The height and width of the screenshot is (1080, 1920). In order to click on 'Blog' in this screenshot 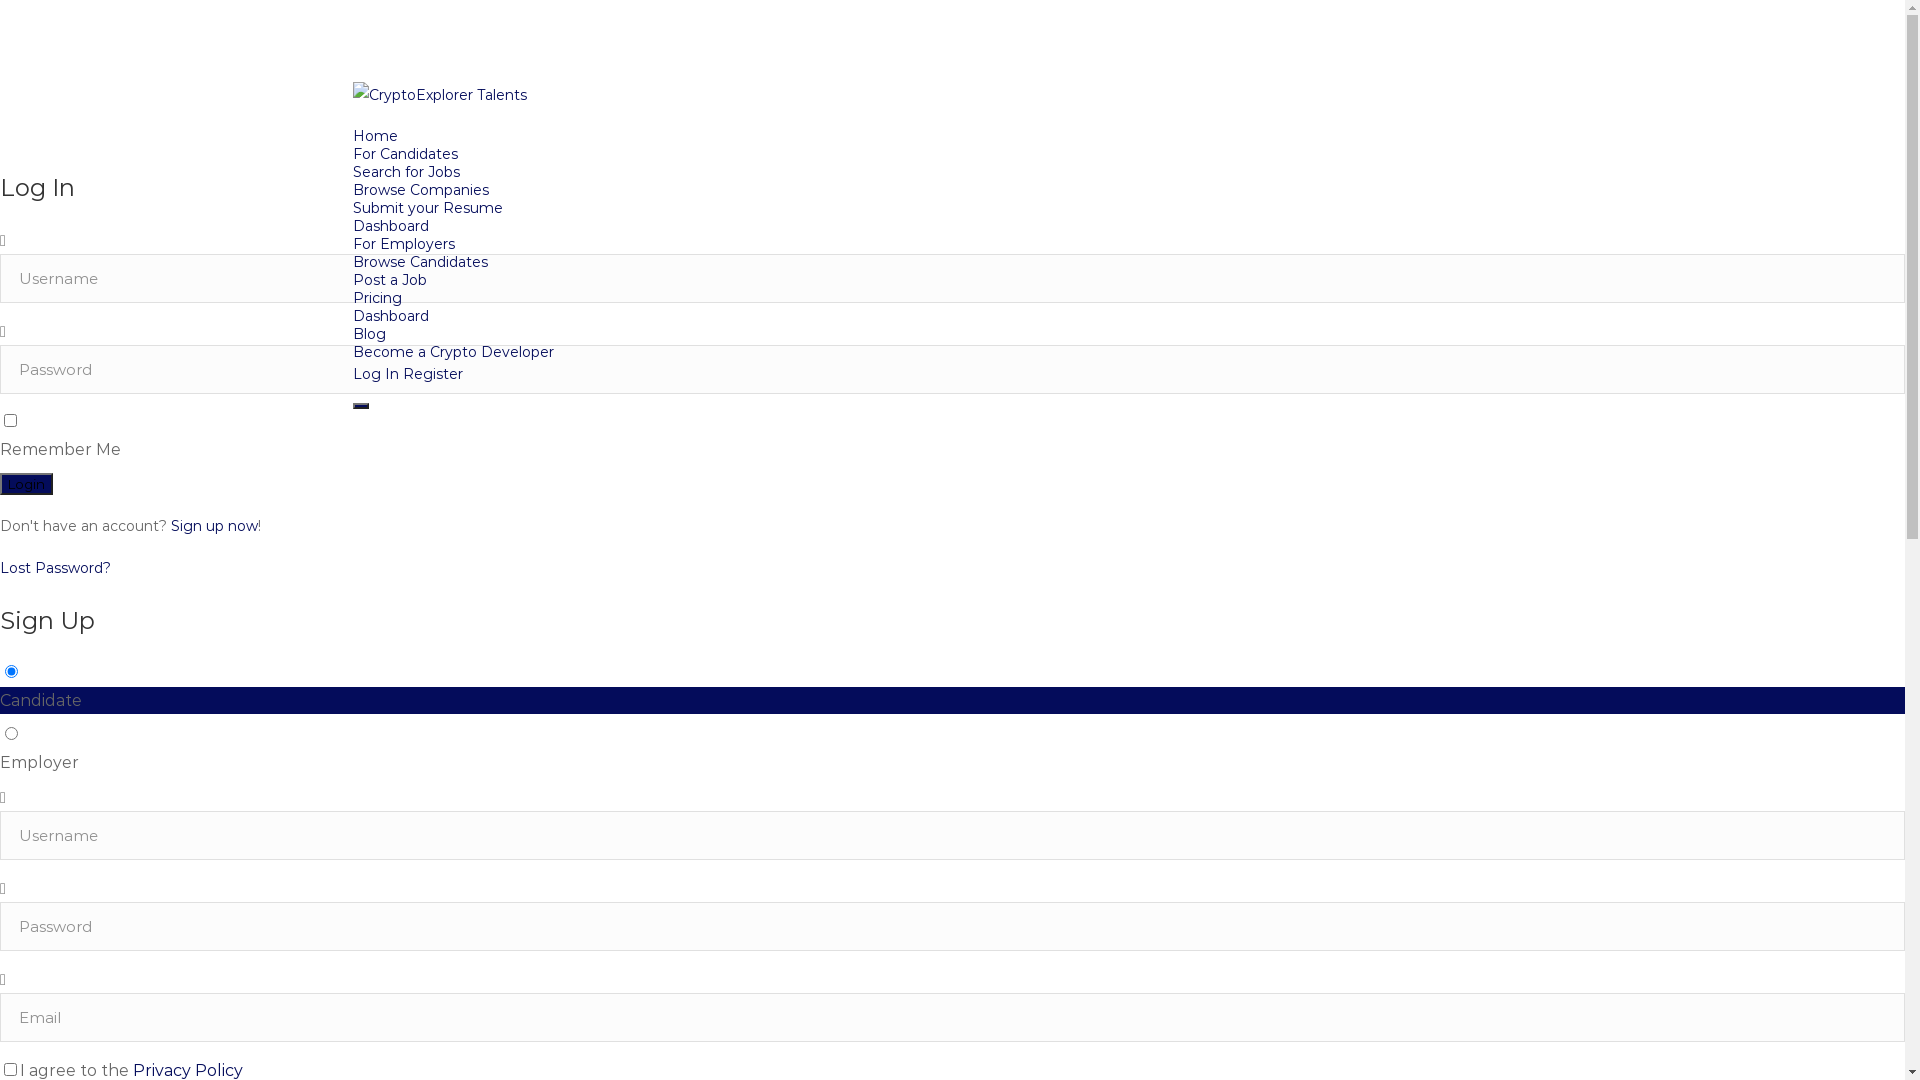, I will do `click(368, 333)`.